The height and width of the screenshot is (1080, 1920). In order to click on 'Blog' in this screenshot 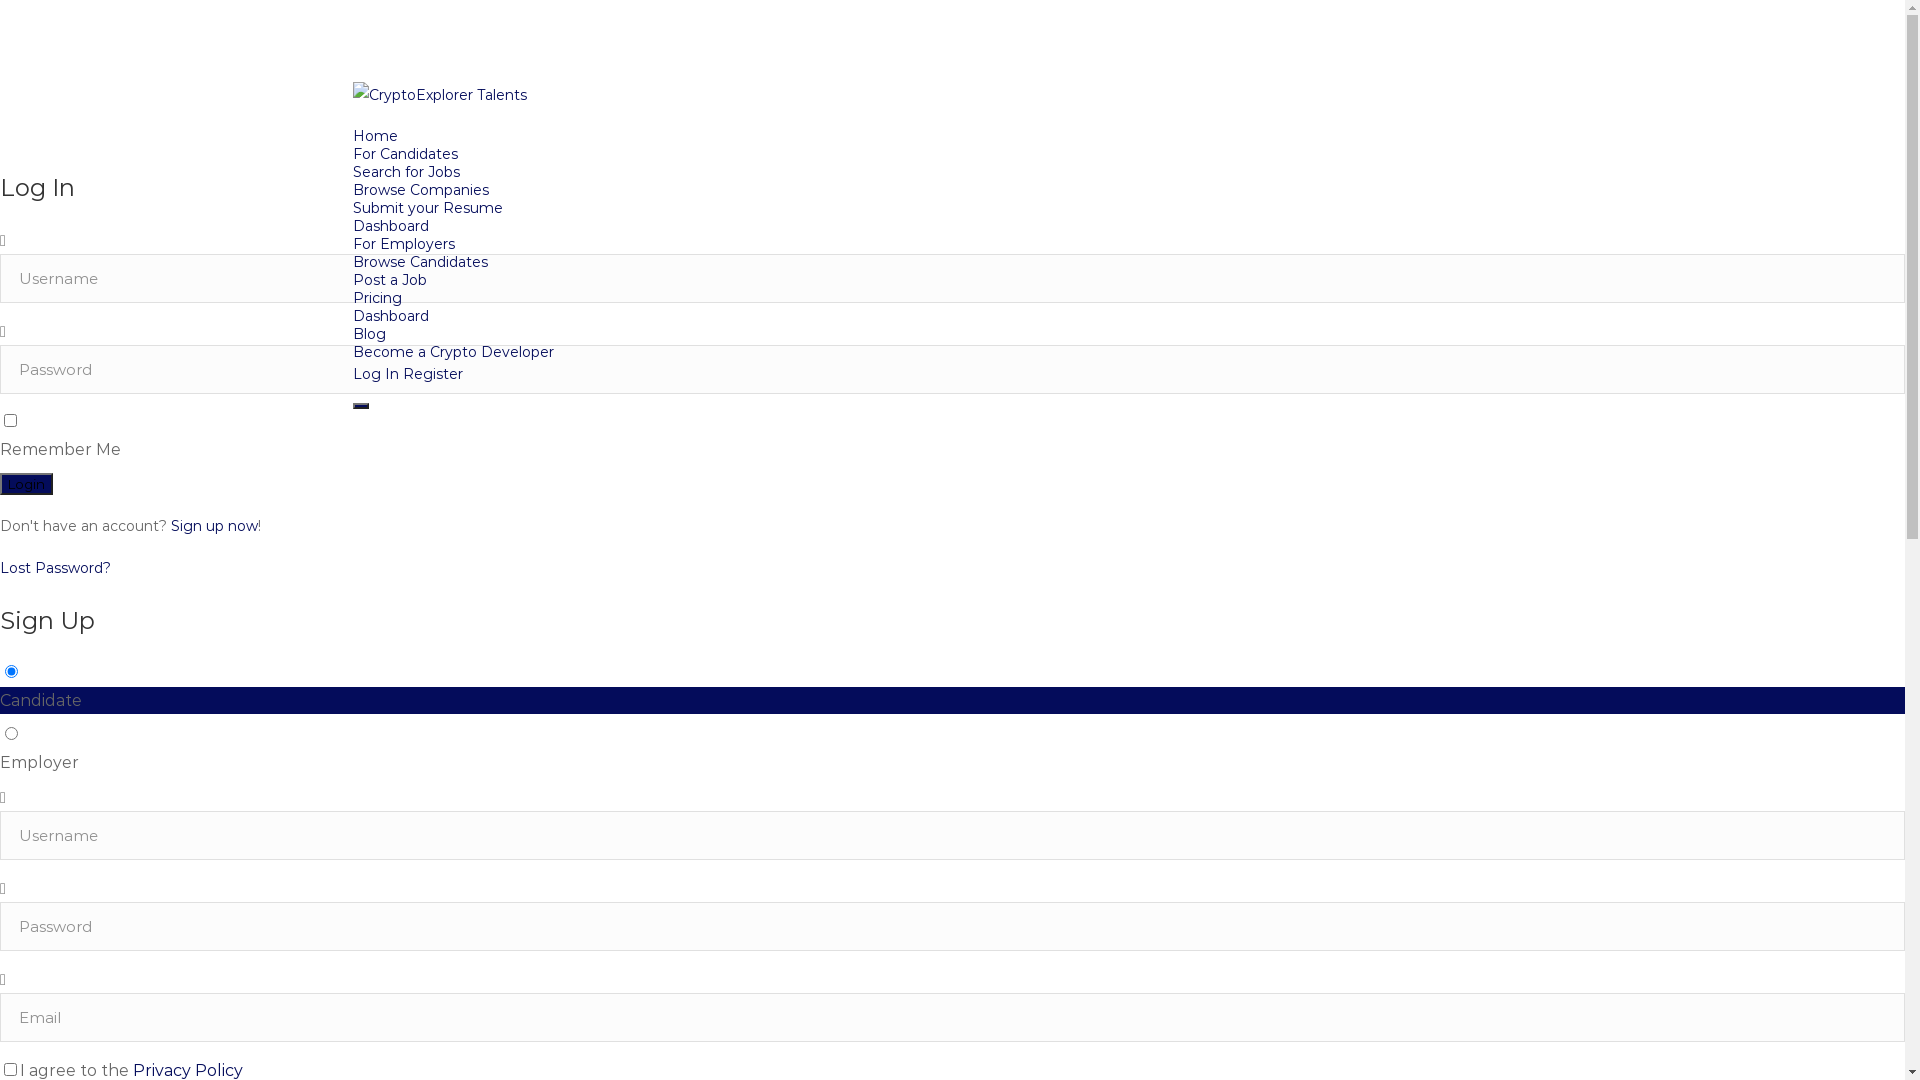, I will do `click(368, 333)`.